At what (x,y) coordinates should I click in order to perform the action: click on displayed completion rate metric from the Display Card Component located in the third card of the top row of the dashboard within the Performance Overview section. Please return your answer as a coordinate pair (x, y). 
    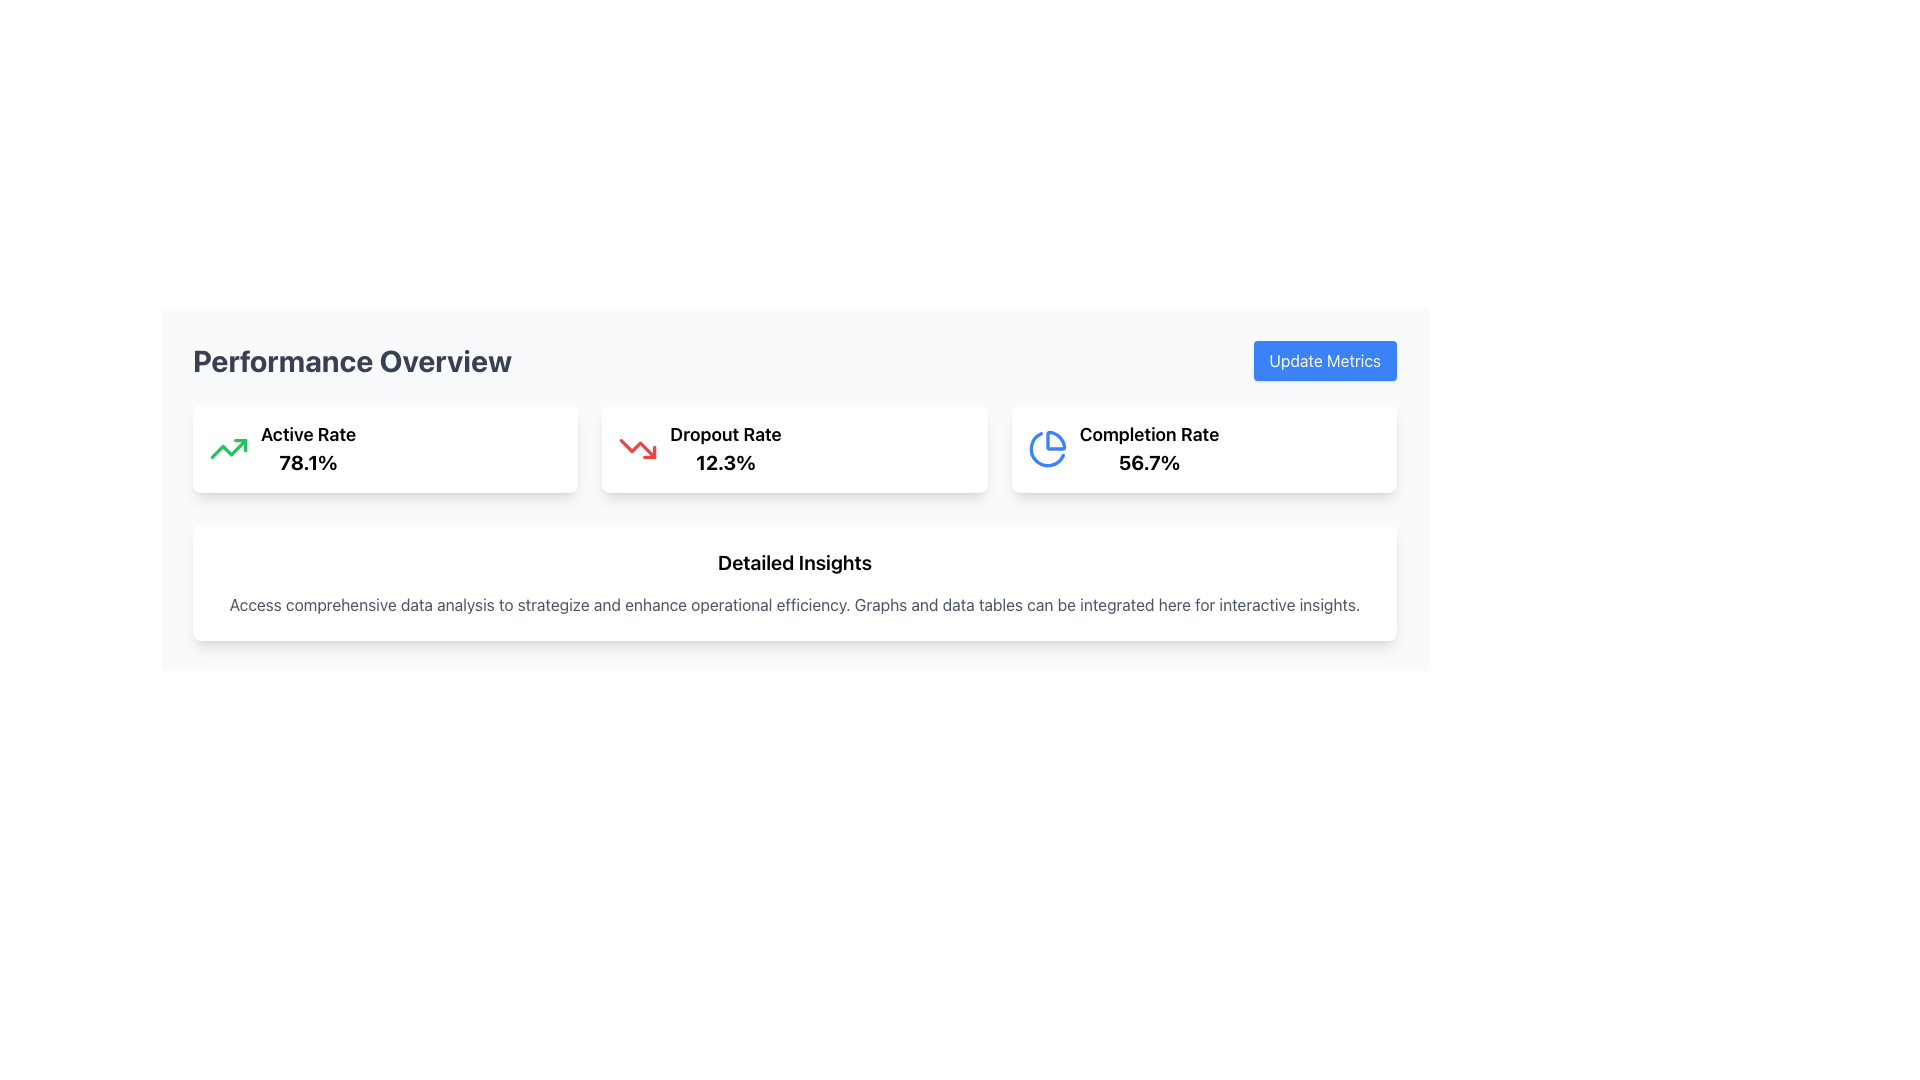
    Looking at the image, I should click on (1149, 447).